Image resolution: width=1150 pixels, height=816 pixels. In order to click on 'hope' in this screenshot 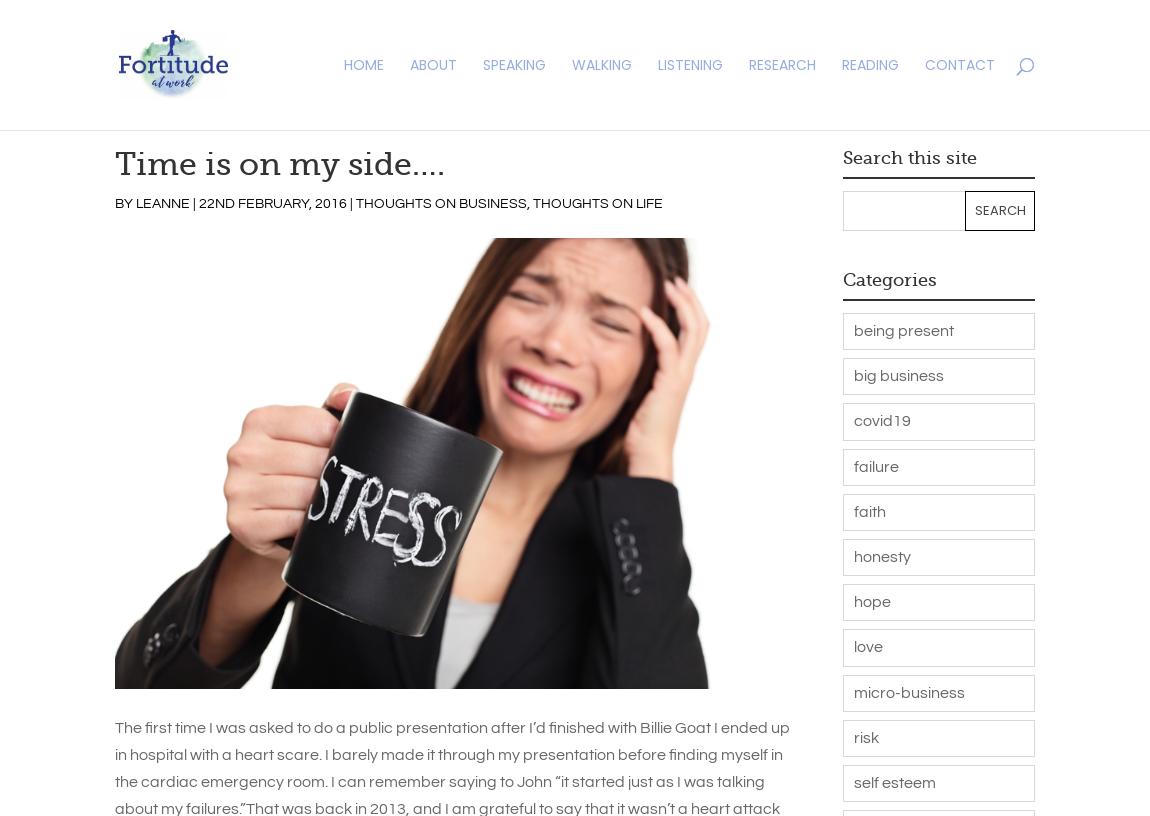, I will do `click(851, 601)`.